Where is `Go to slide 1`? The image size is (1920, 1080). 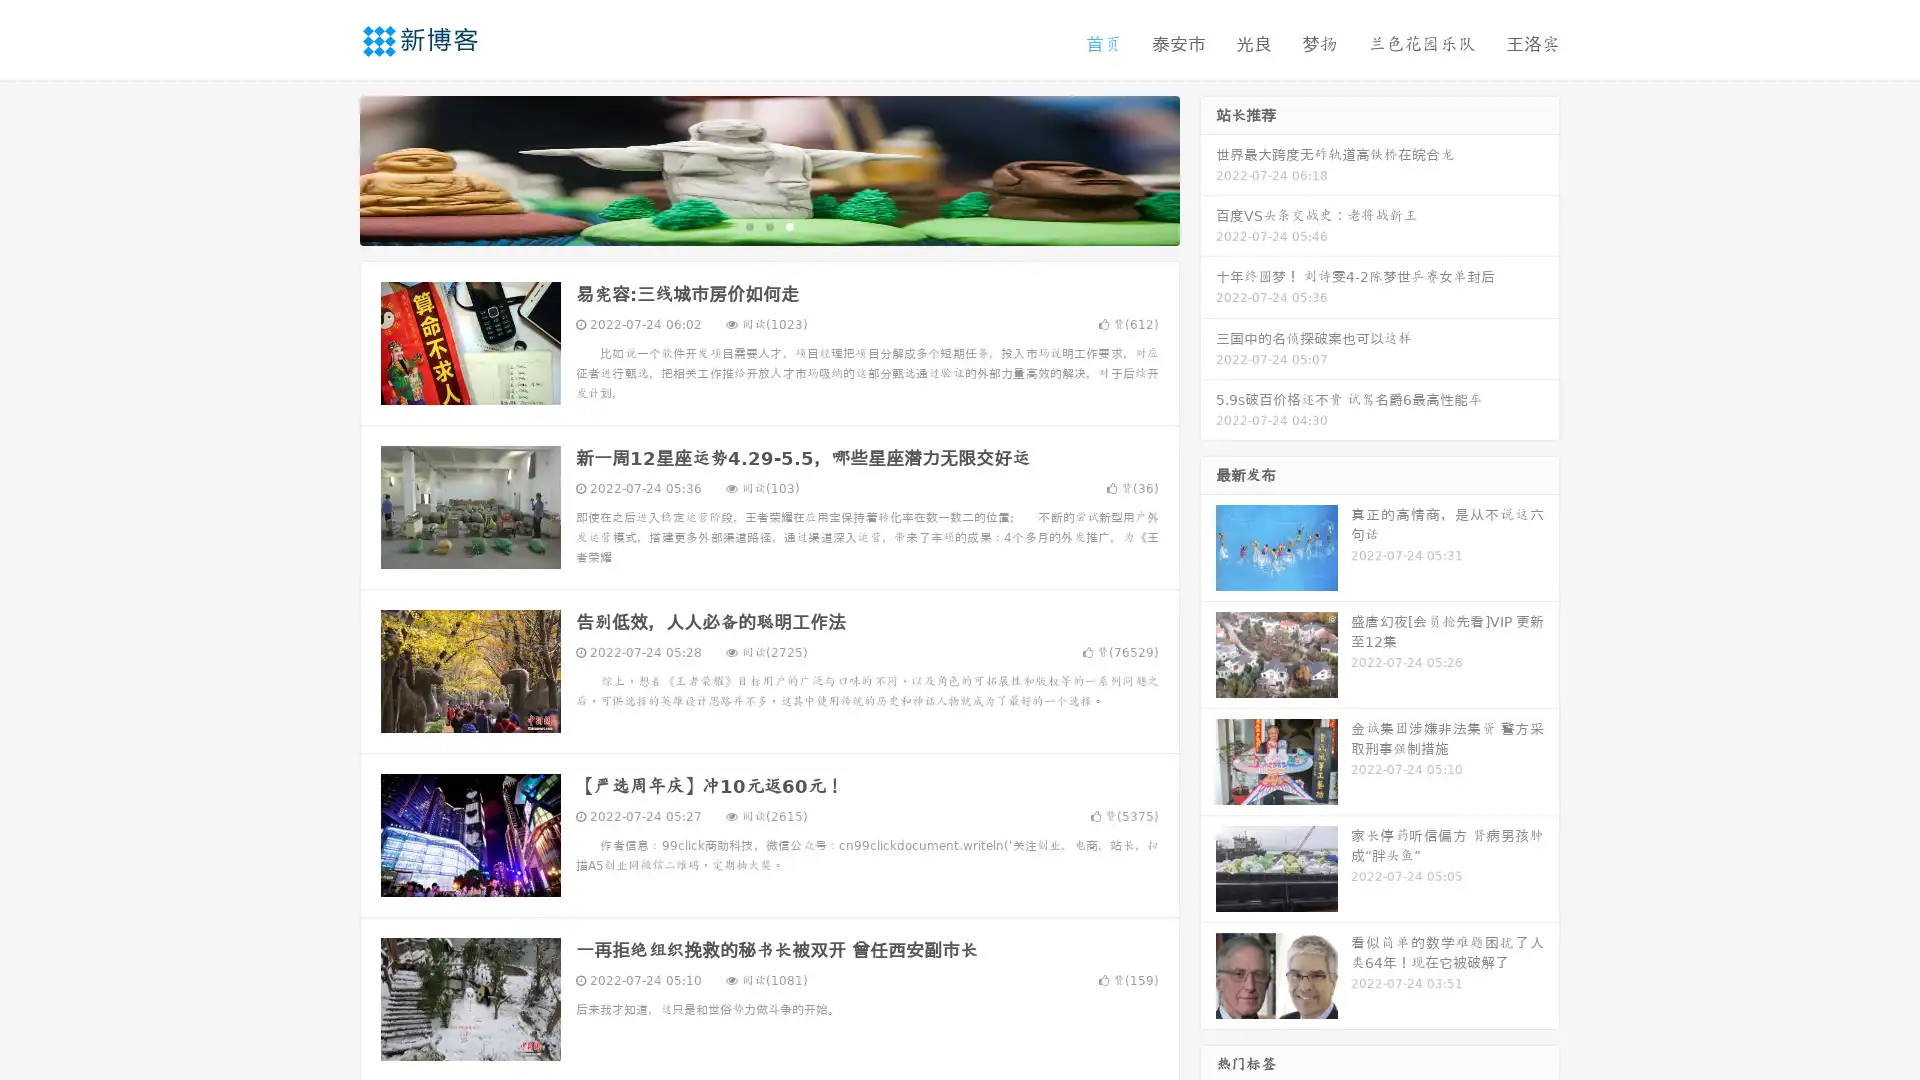
Go to slide 1 is located at coordinates (748, 225).